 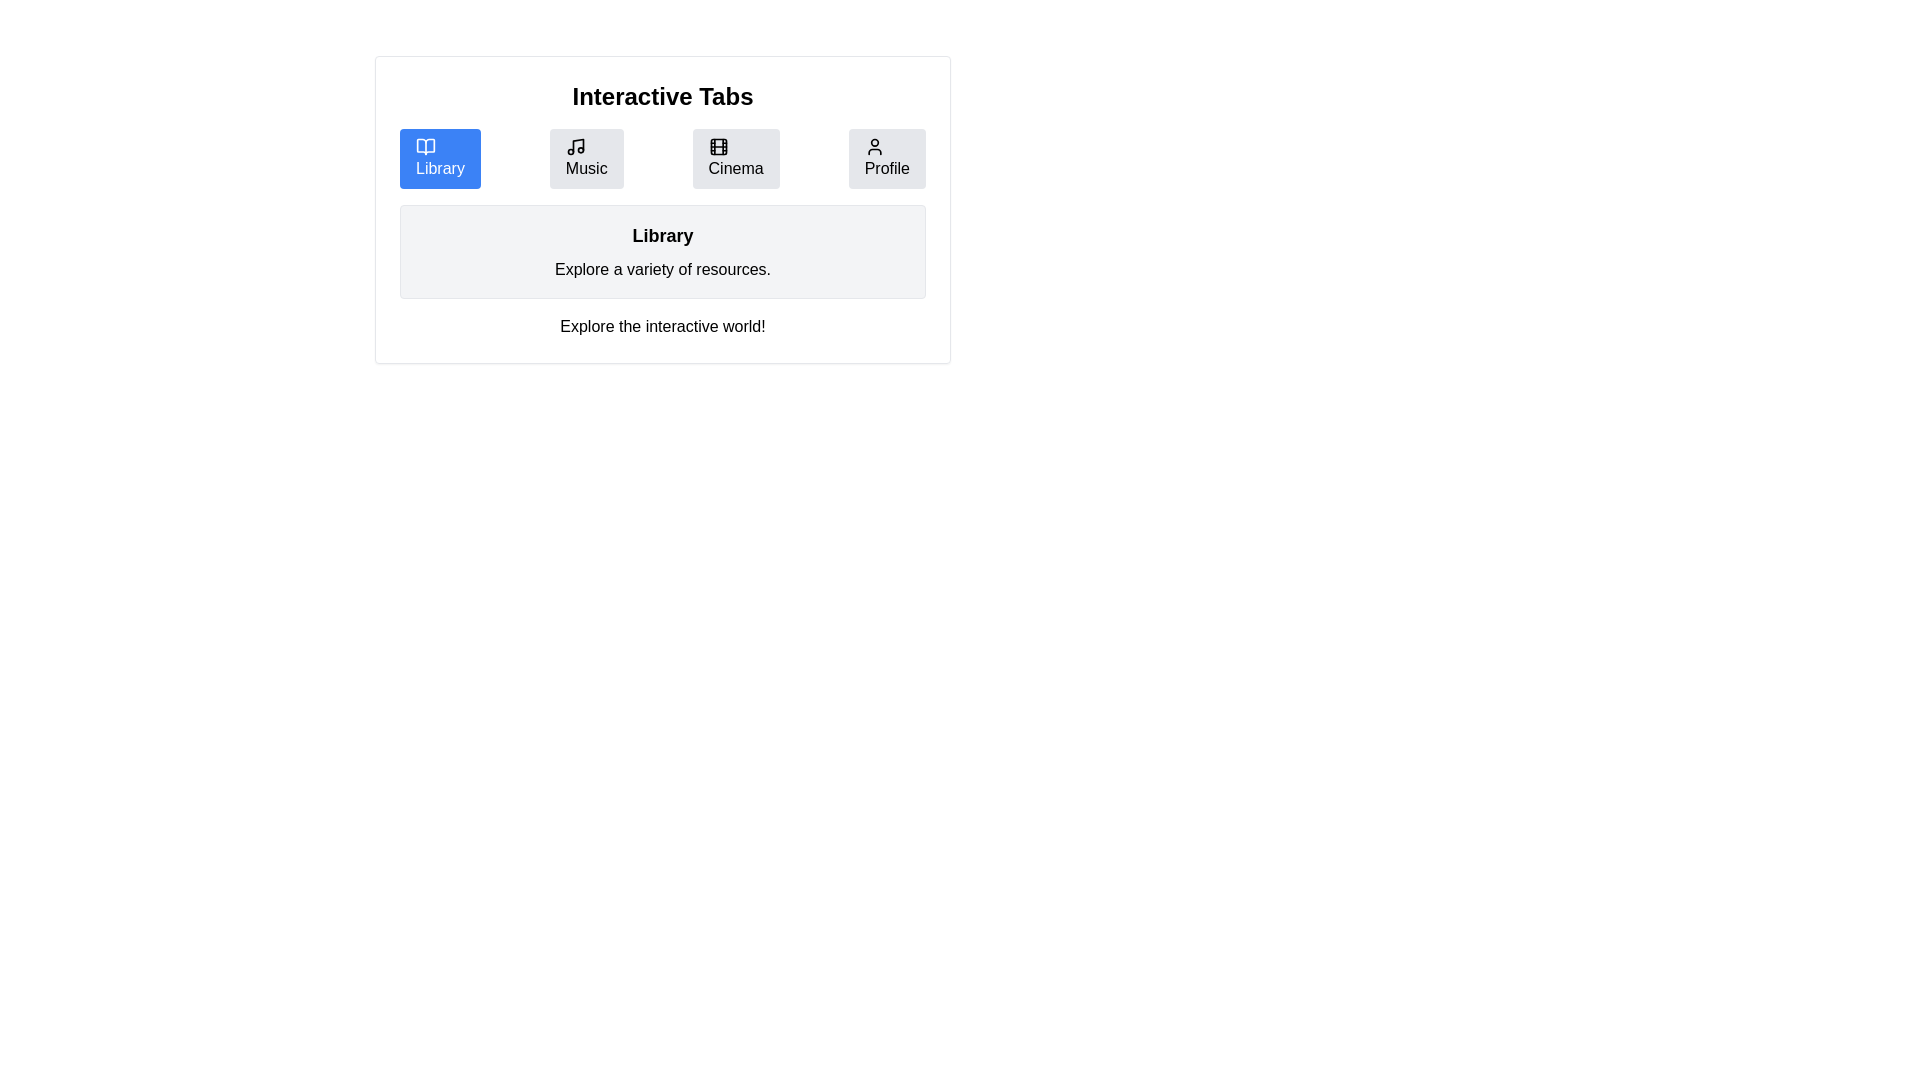 I want to click on the Cinema tab by clicking on its button, so click(x=734, y=157).